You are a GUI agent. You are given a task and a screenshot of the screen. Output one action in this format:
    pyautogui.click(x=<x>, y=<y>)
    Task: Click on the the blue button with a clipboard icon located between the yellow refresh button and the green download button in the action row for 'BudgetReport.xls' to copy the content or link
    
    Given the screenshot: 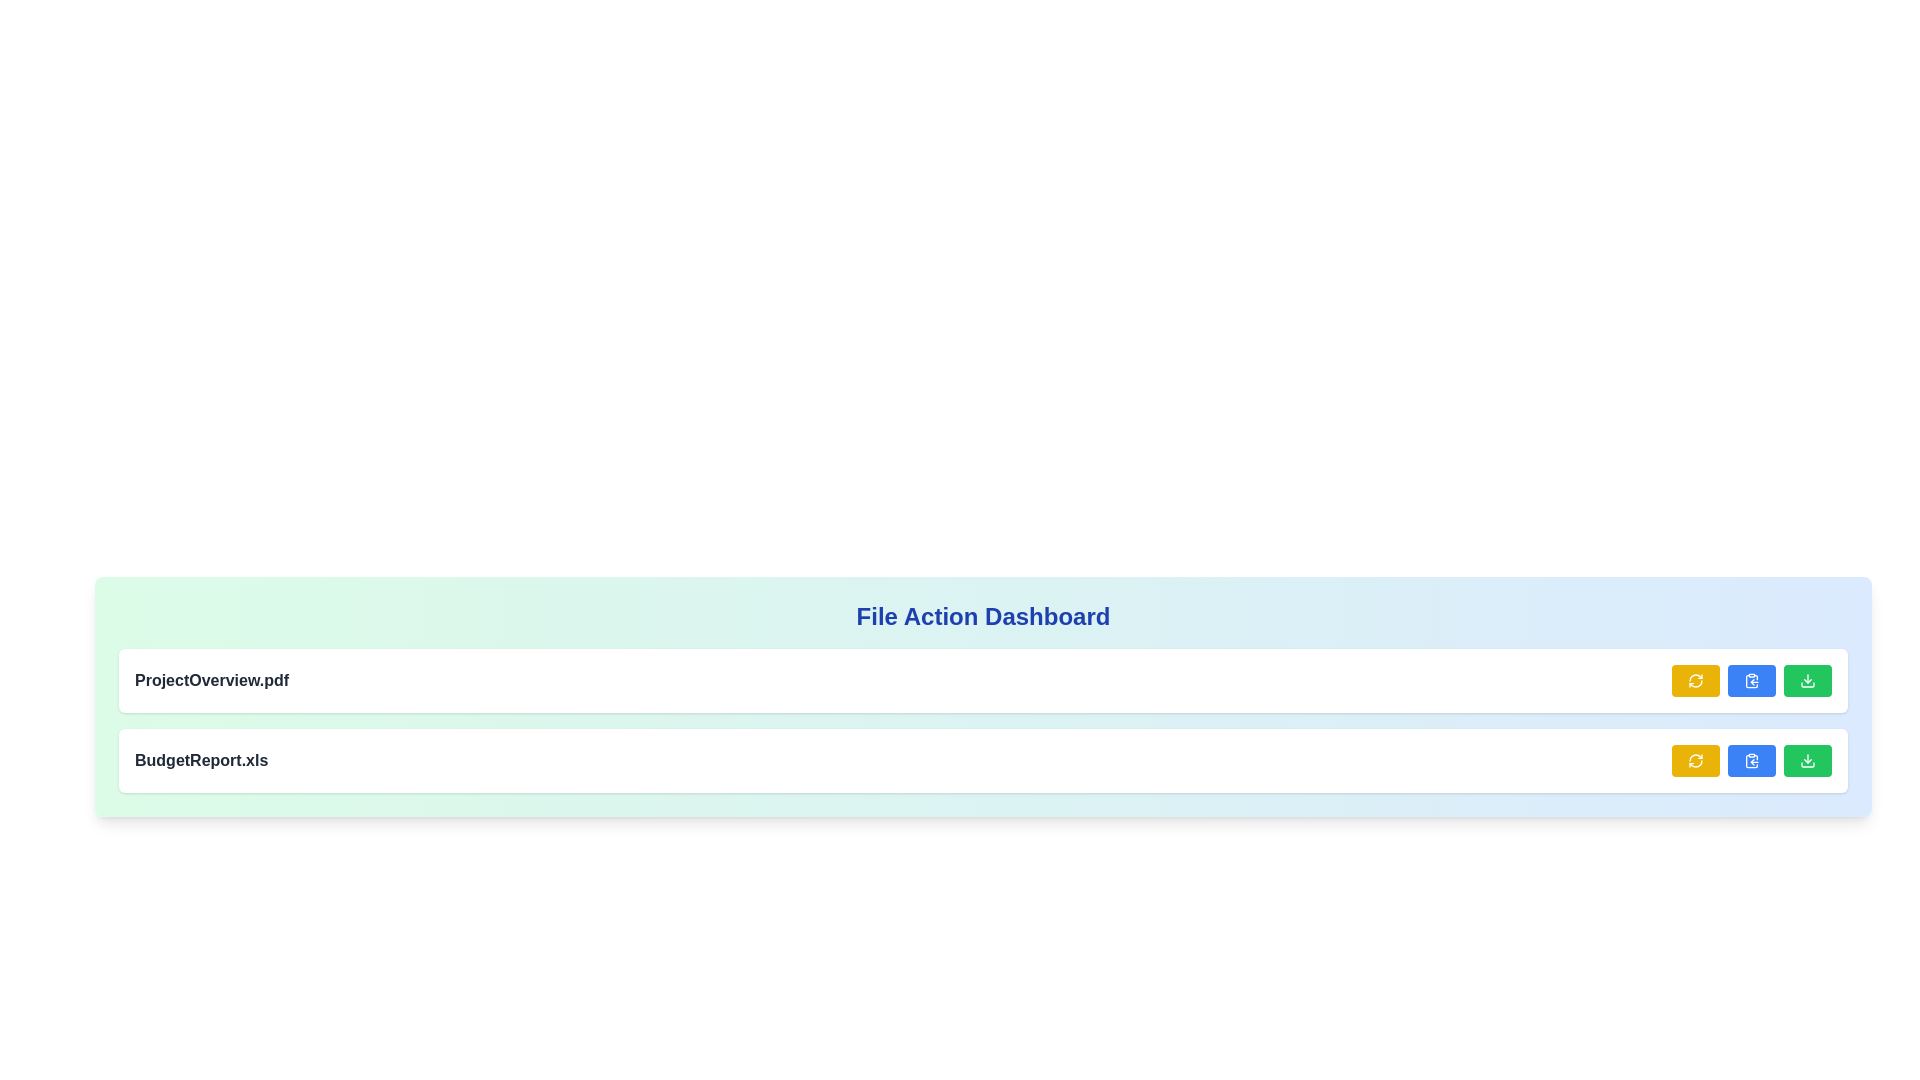 What is the action you would take?
    pyautogui.click(x=1751, y=760)
    